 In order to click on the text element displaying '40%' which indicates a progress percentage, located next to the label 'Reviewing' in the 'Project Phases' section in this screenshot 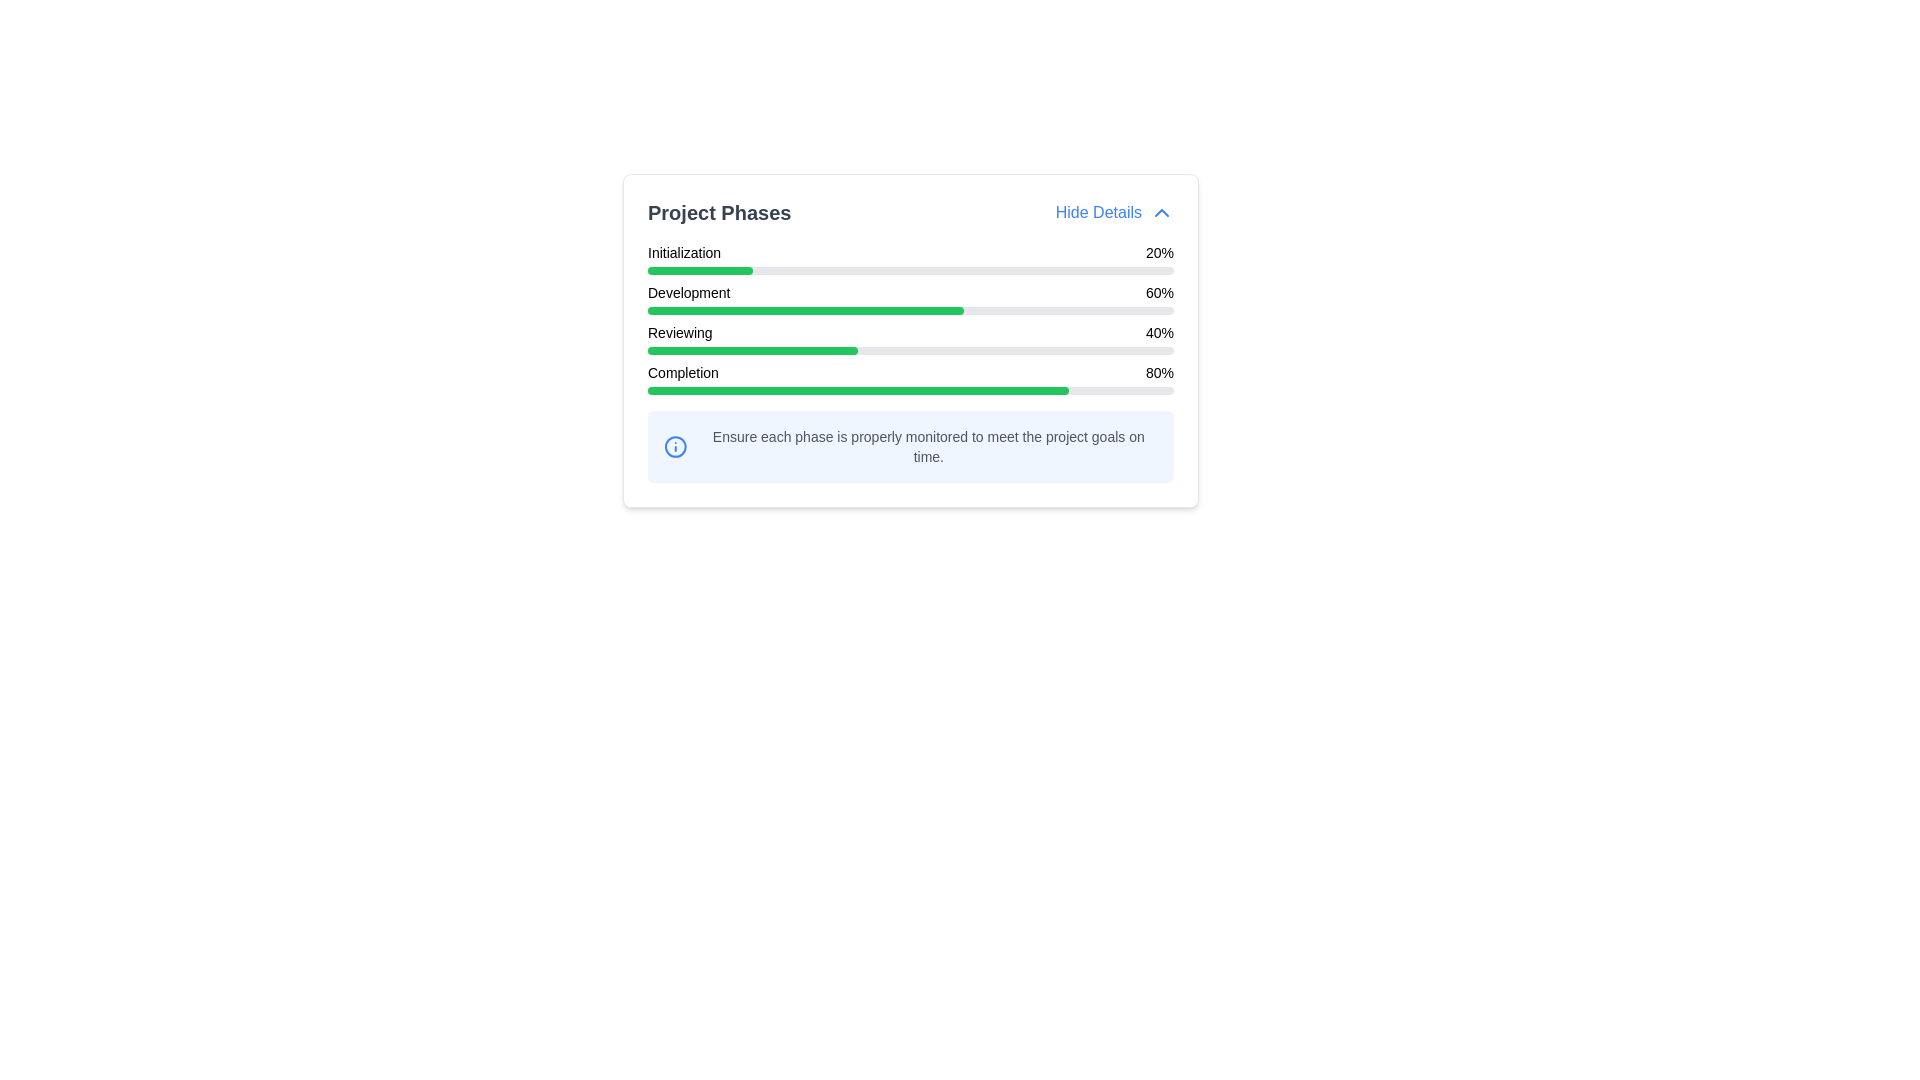, I will do `click(1160, 331)`.